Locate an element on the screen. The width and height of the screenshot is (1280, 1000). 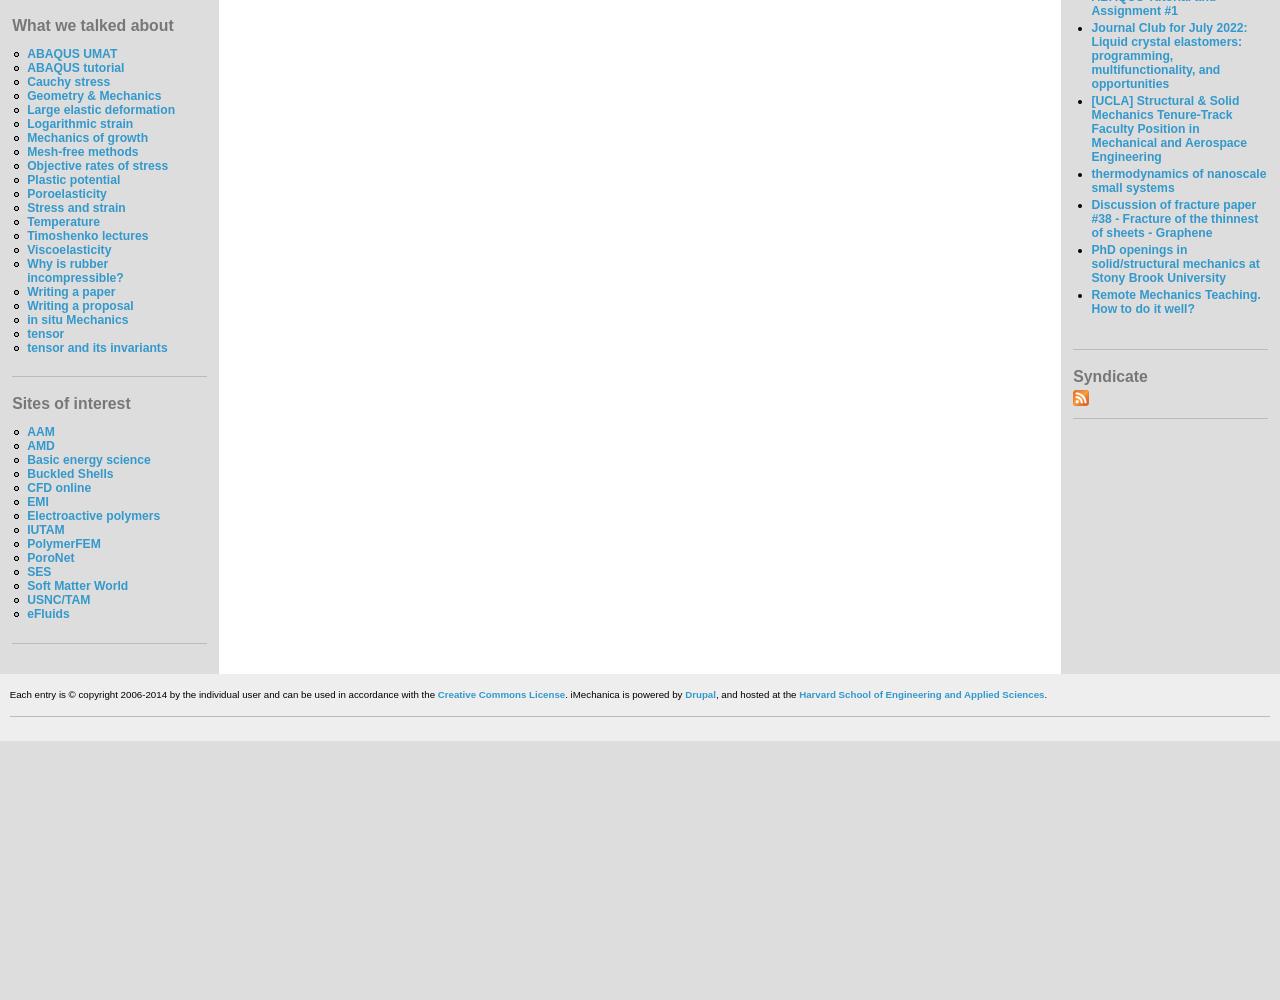
'What we talked about' is located at coordinates (91, 24).